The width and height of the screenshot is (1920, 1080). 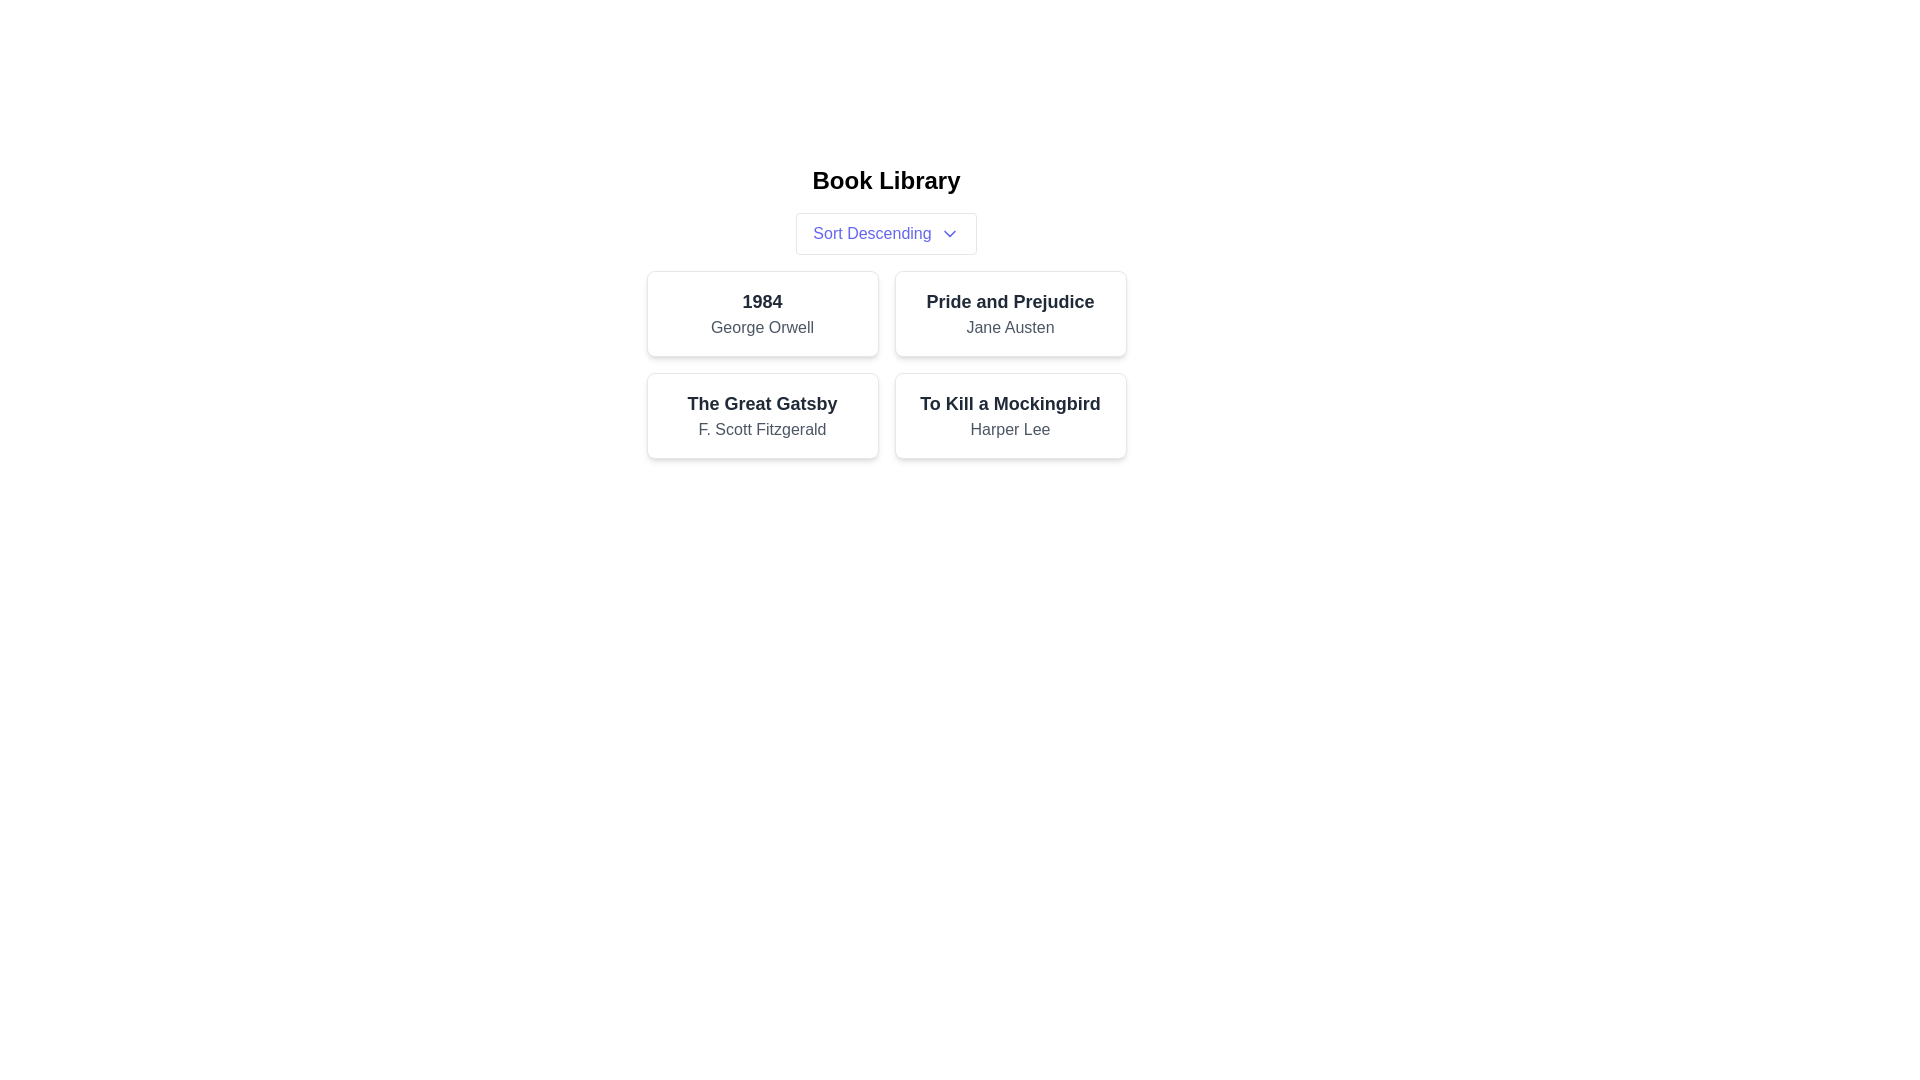 What do you see at coordinates (872, 233) in the screenshot?
I see `the 'Sort Descending' text label within the dropdown menu to interact with the sorting options` at bounding box center [872, 233].